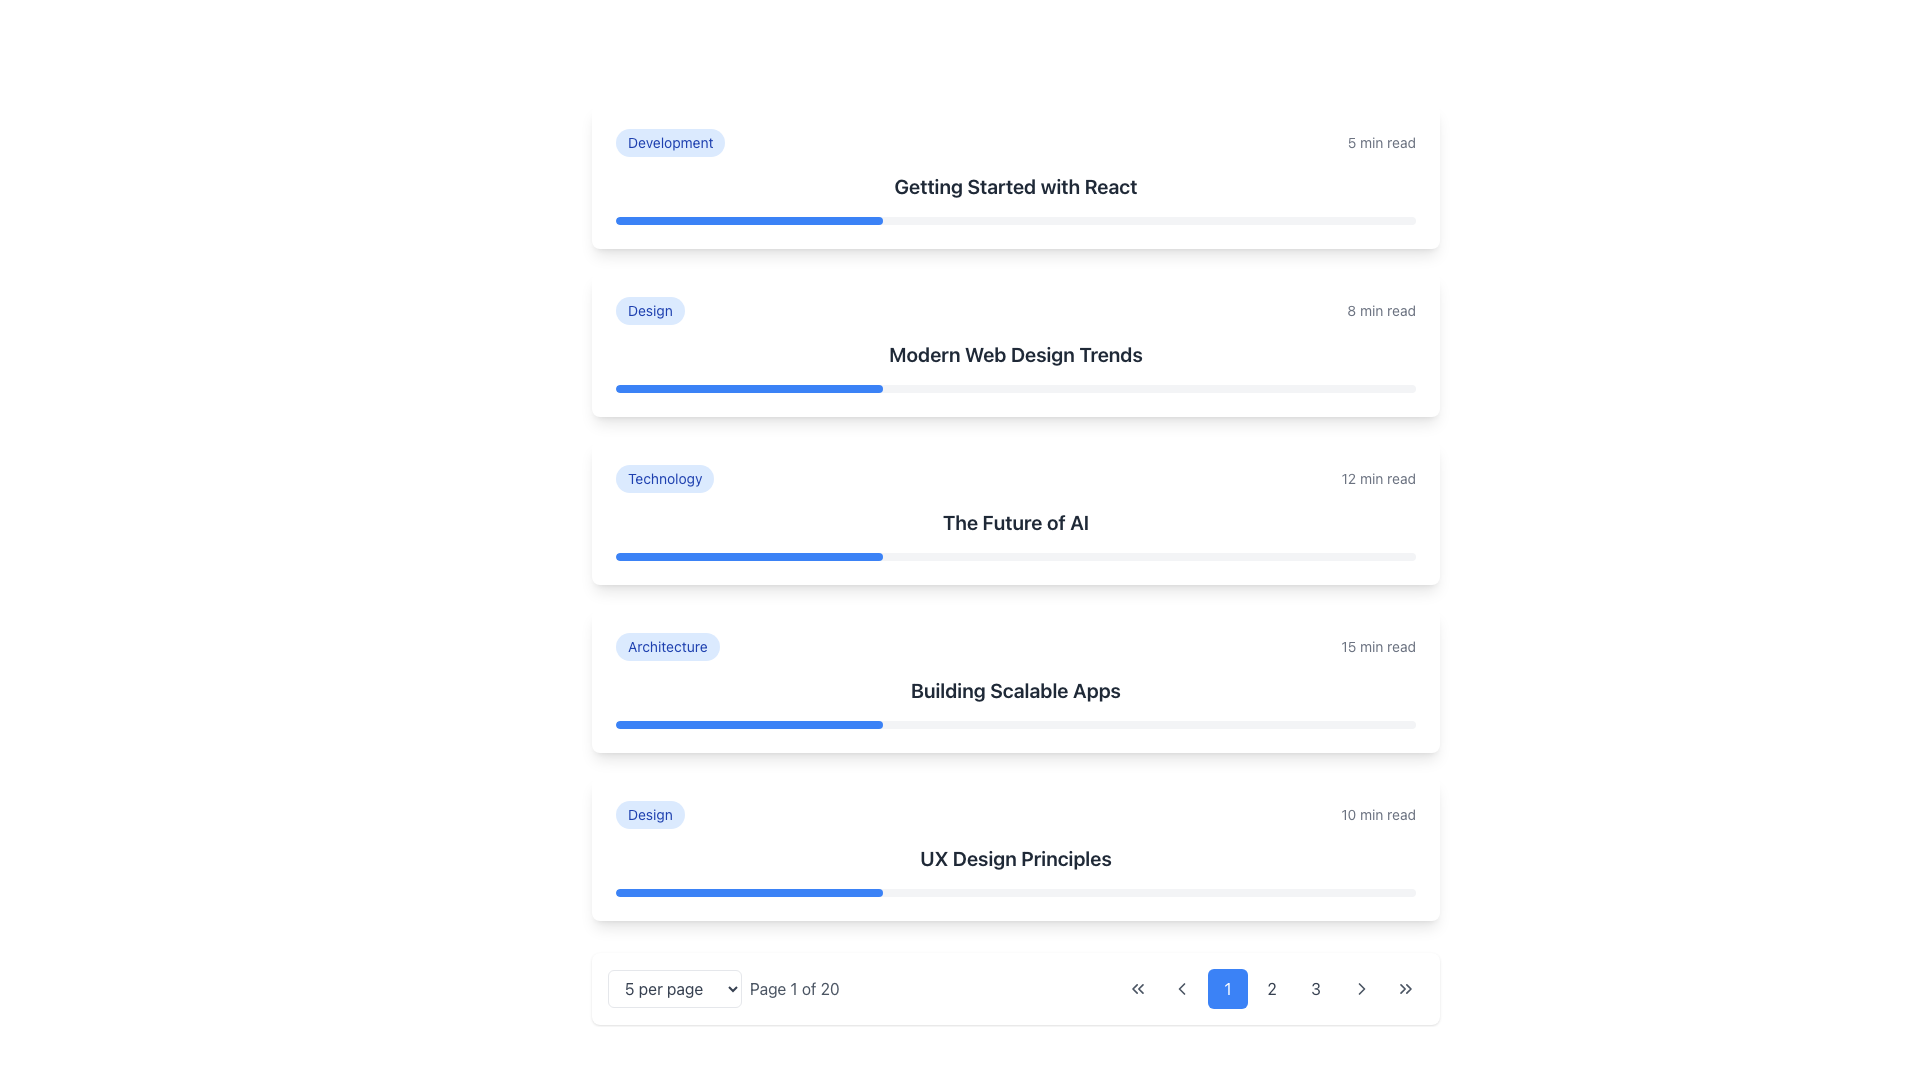 This screenshot has width=1920, height=1080. I want to click on progress, so click(734, 389).